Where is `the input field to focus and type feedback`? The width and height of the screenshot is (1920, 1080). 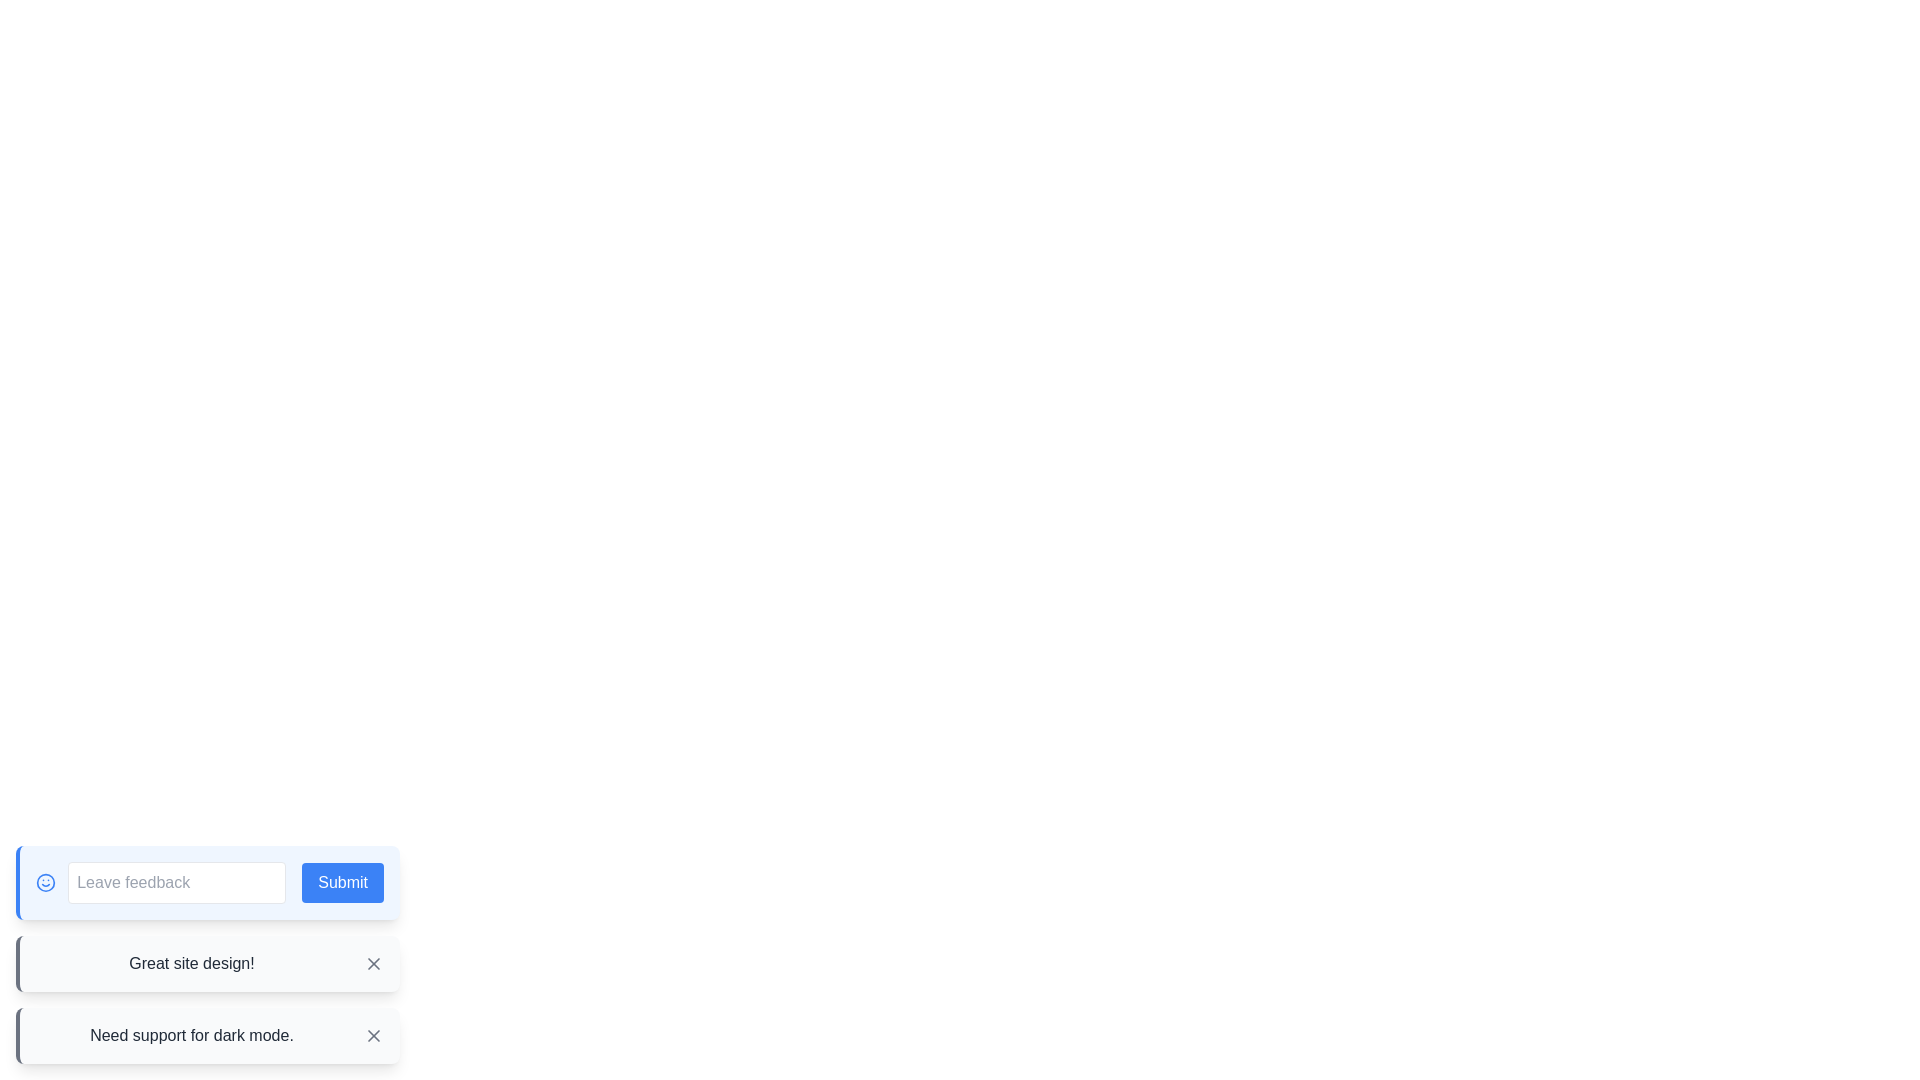
the input field to focus and type feedback is located at coordinates (177, 882).